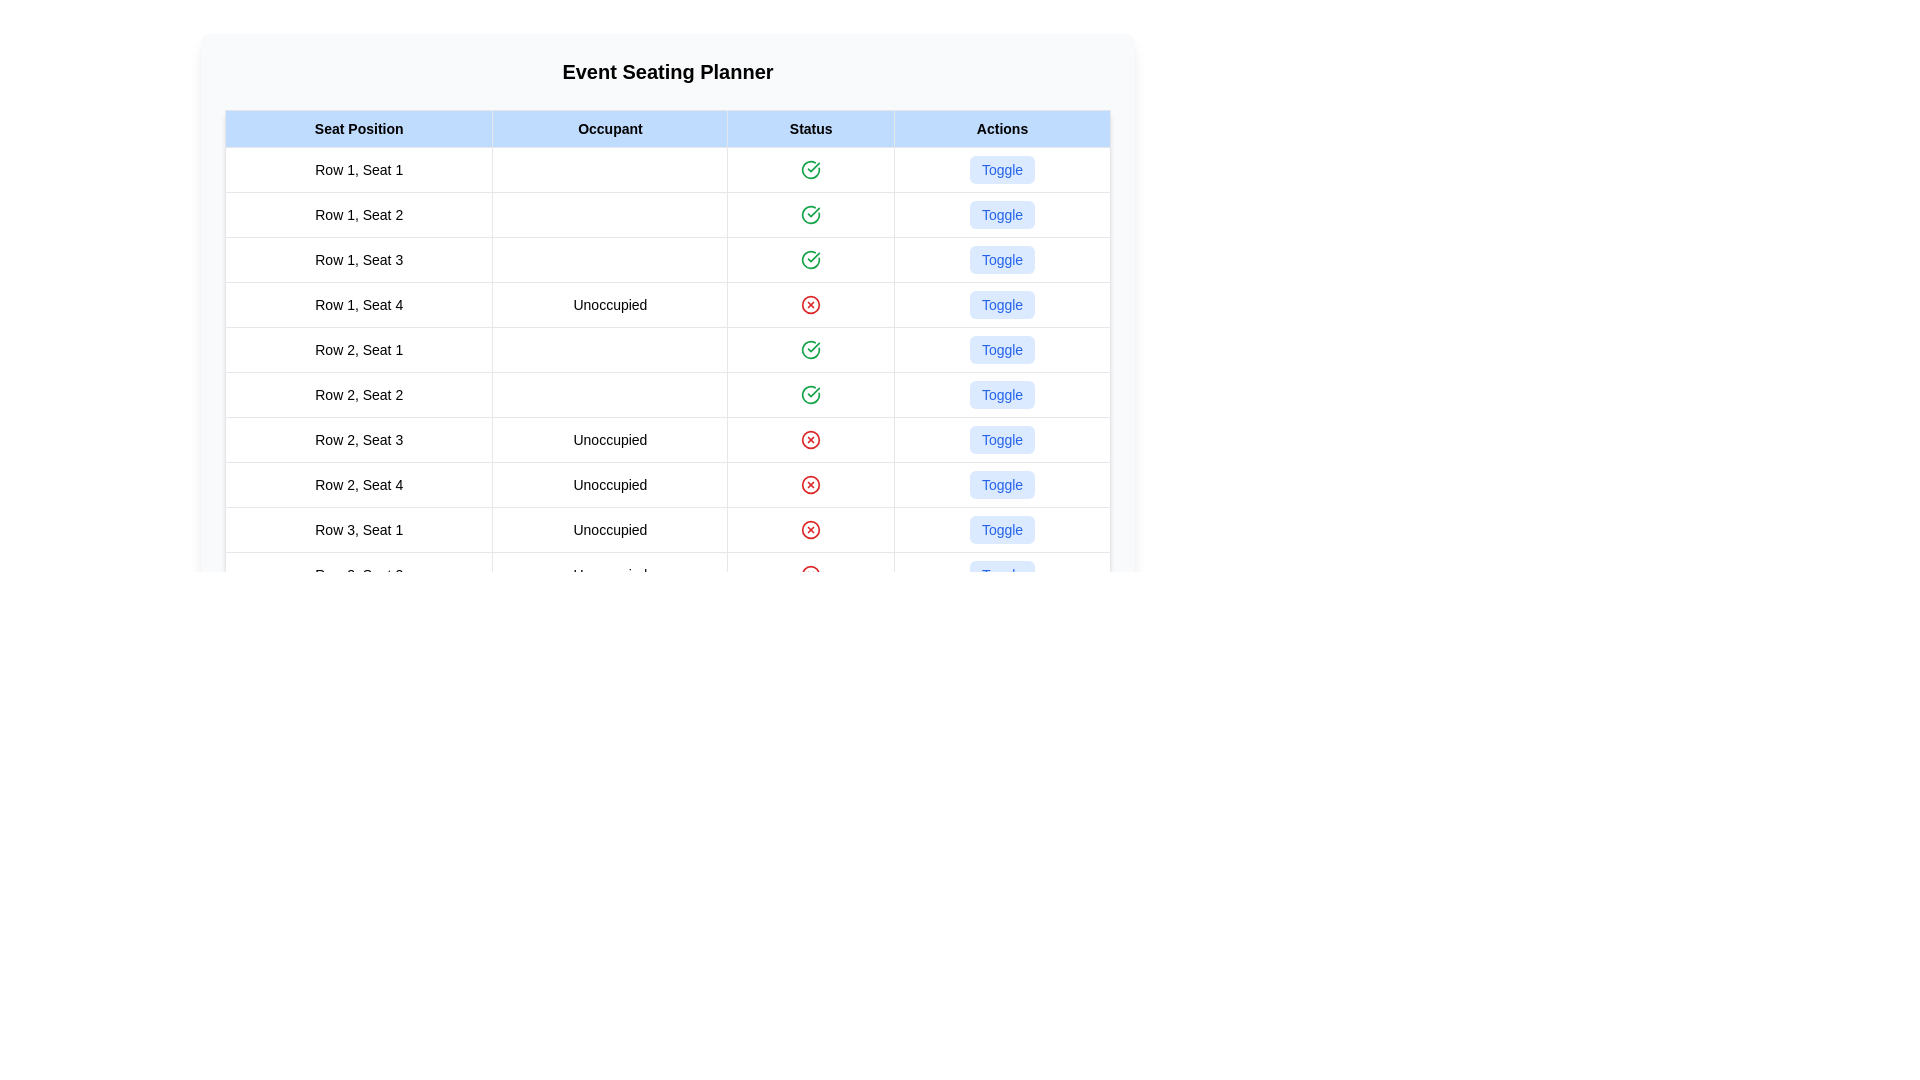 The width and height of the screenshot is (1920, 1080). I want to click on the red circular icon containing a checkmark located in the third row of the 'Status' column in the table under 'Event Seating Planner.', so click(811, 258).